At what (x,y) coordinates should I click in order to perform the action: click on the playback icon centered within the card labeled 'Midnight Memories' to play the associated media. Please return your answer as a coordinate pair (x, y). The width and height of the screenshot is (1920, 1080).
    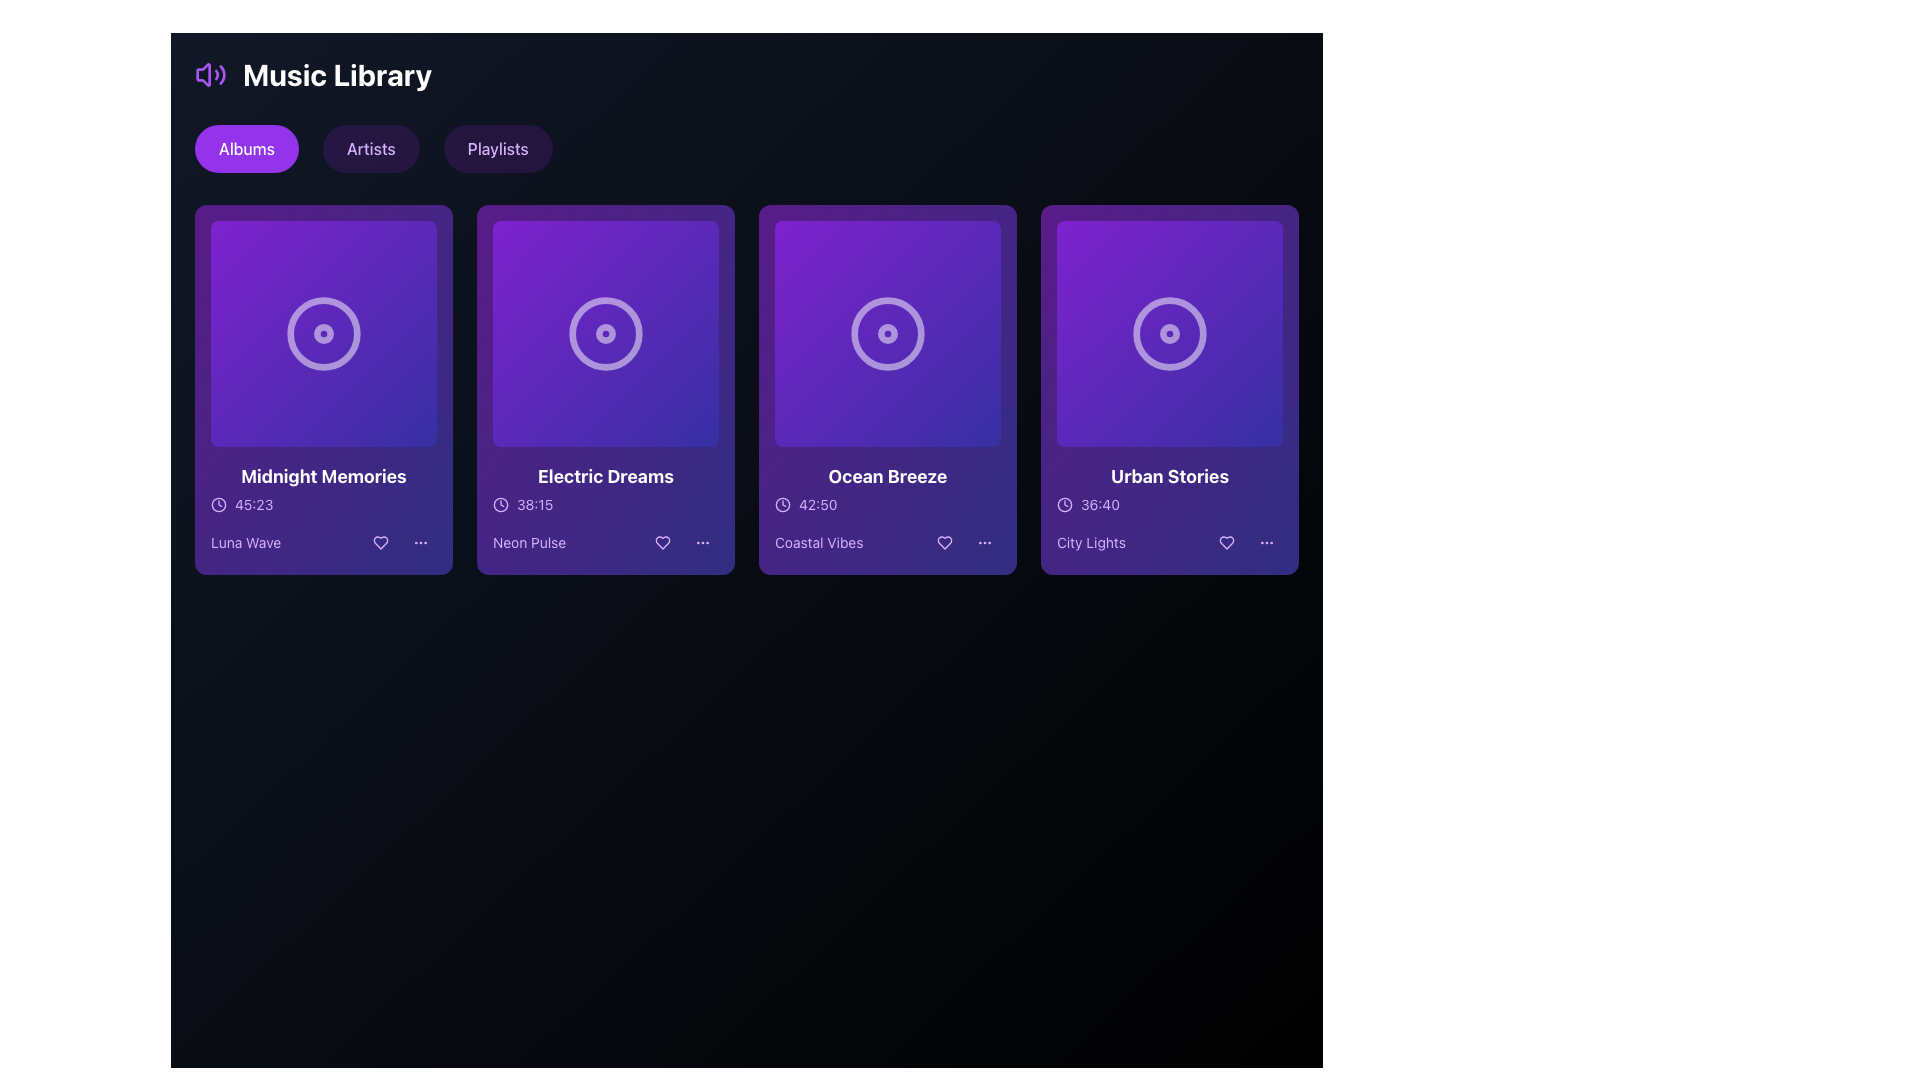
    Looking at the image, I should click on (326, 333).